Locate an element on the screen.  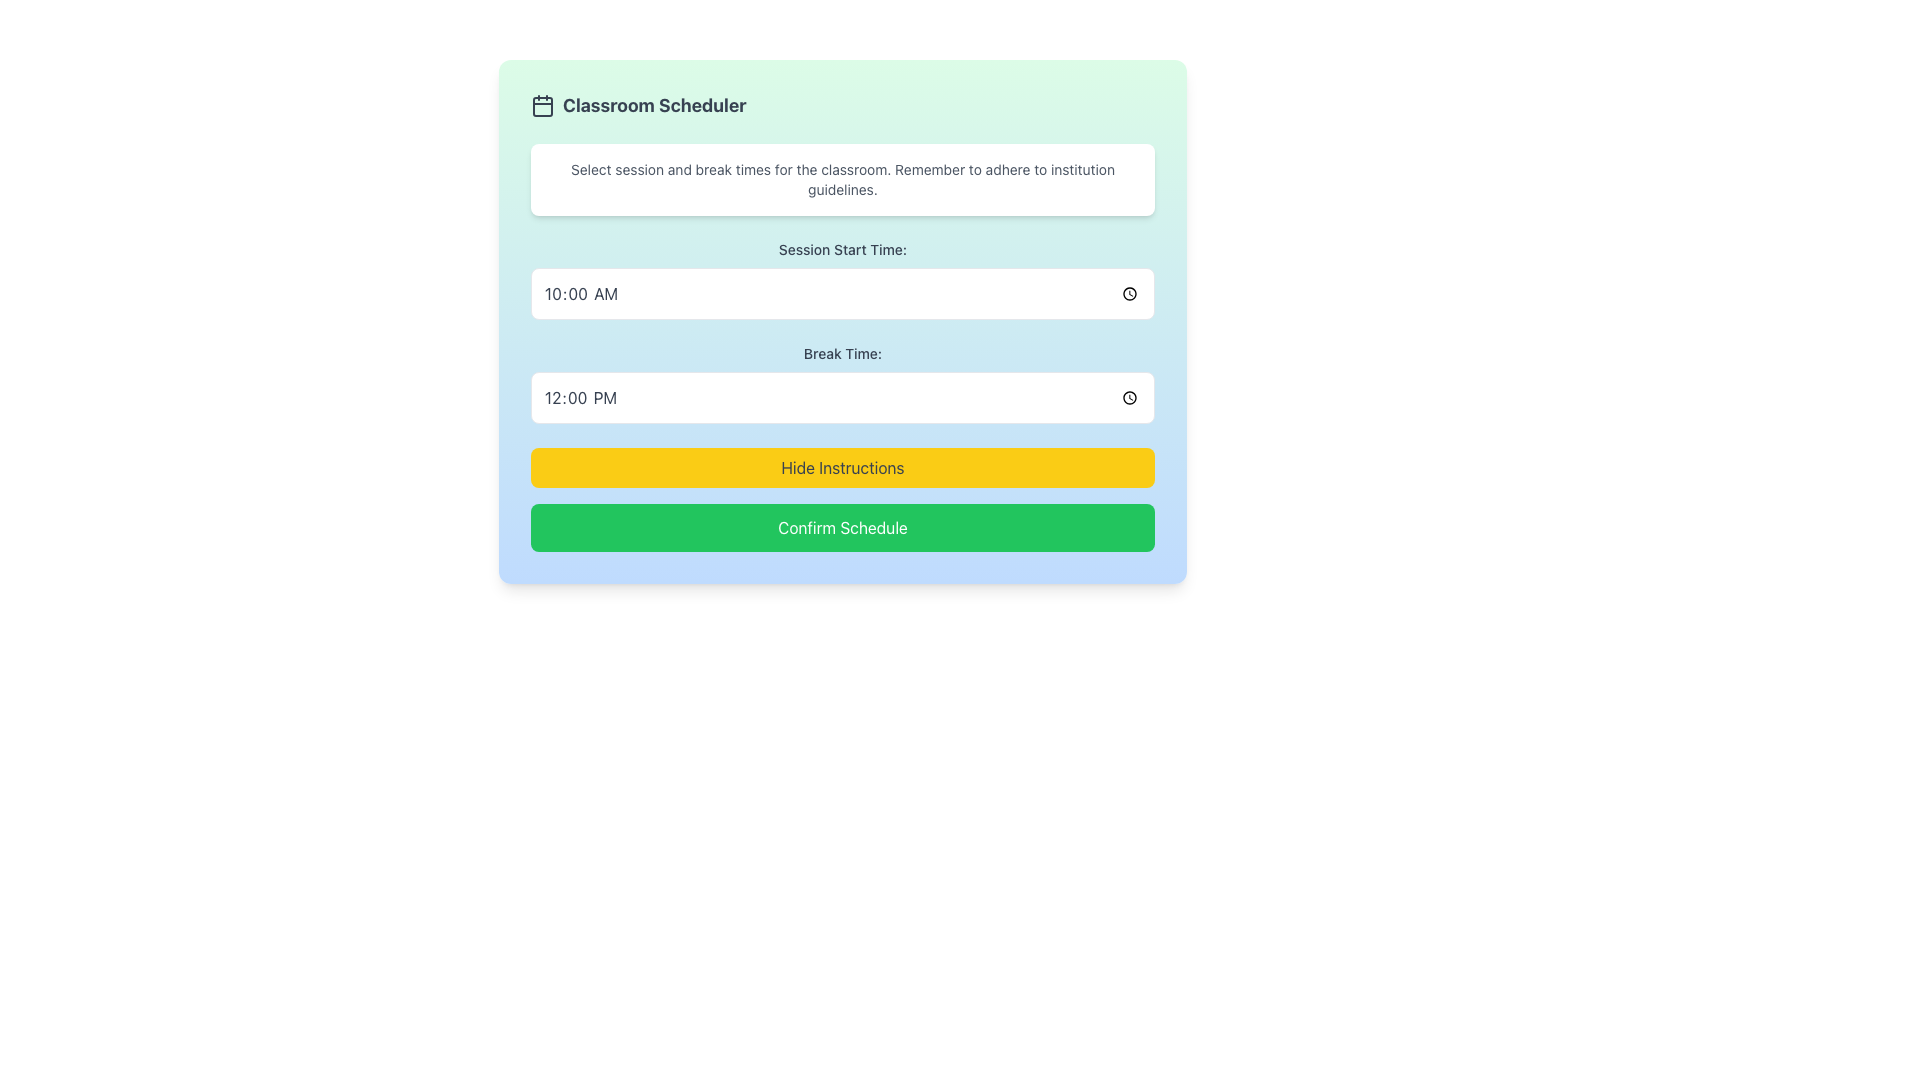
the button located directly below the 'Break Time:' input field to hide the instructional text or elements within the interface is located at coordinates (843, 467).